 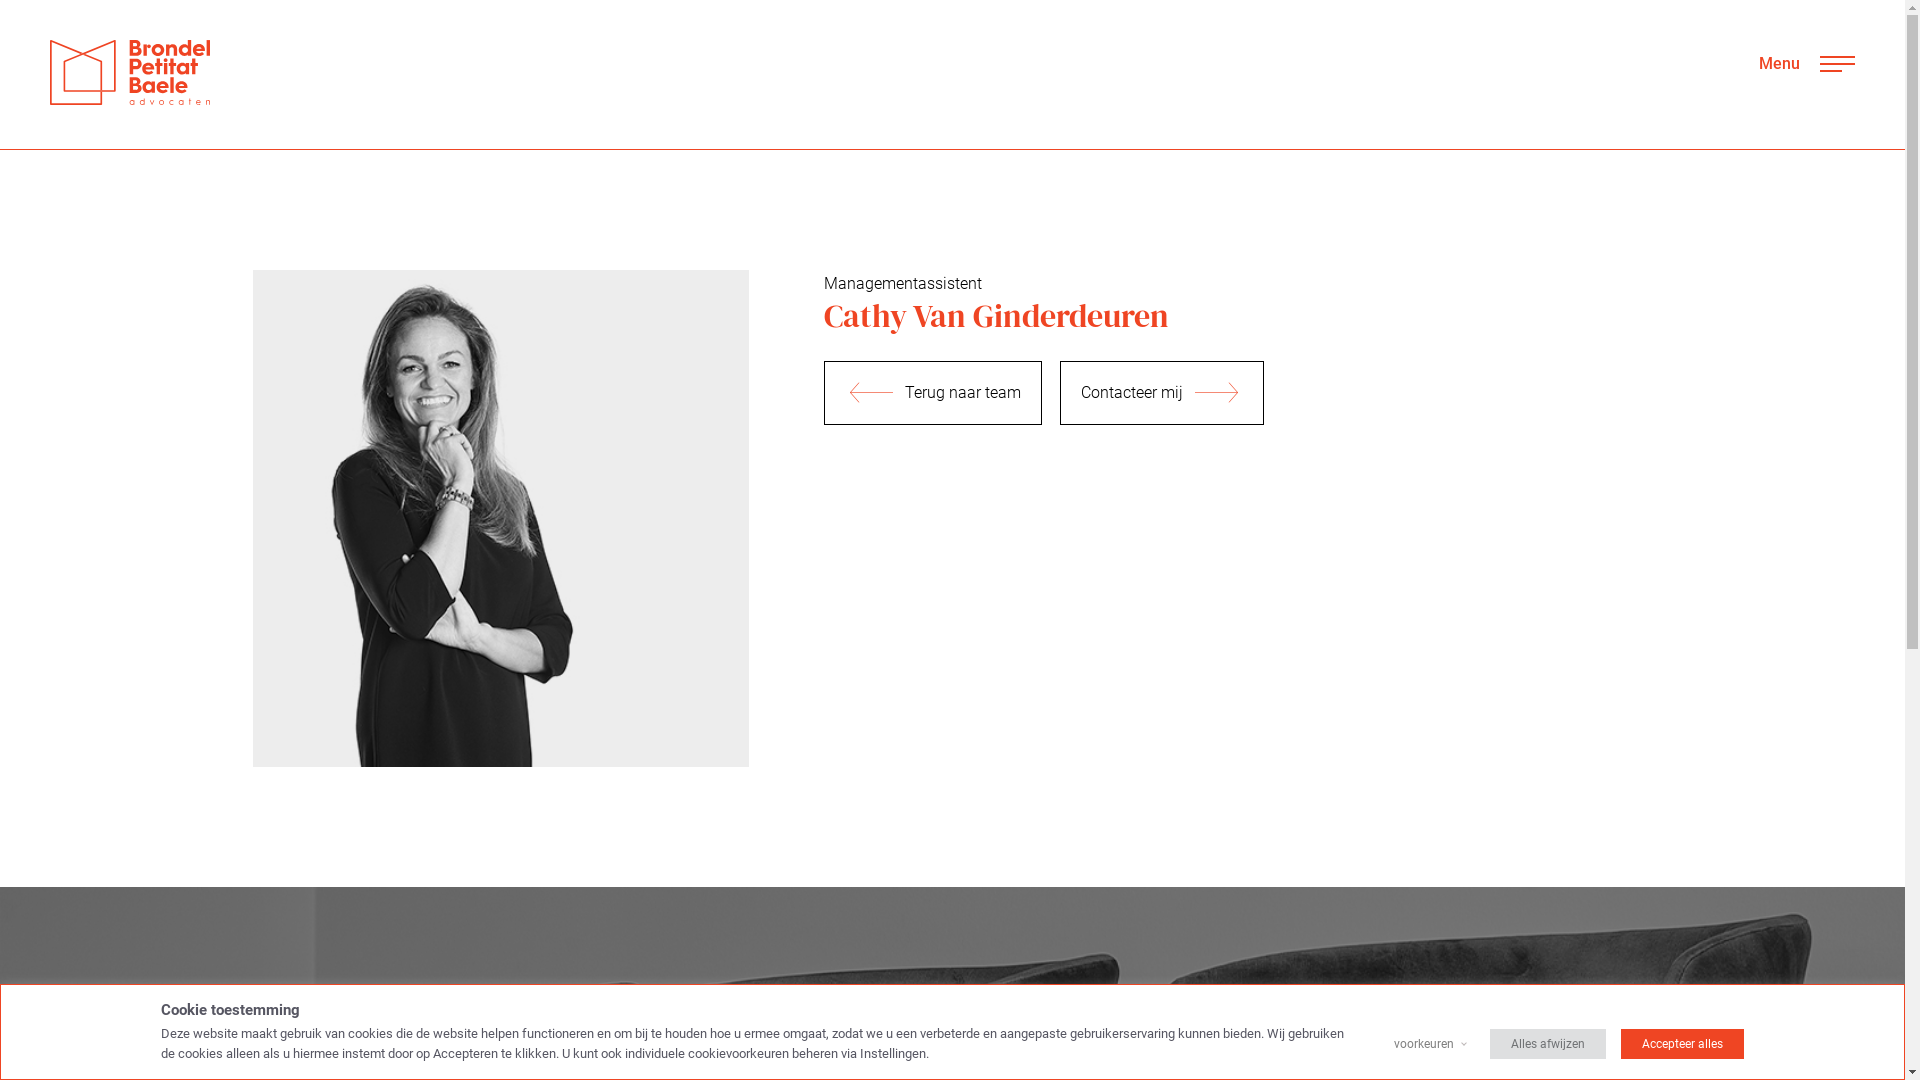 What do you see at coordinates (1546, 1043) in the screenshot?
I see `'Alles afwijzen'` at bounding box center [1546, 1043].